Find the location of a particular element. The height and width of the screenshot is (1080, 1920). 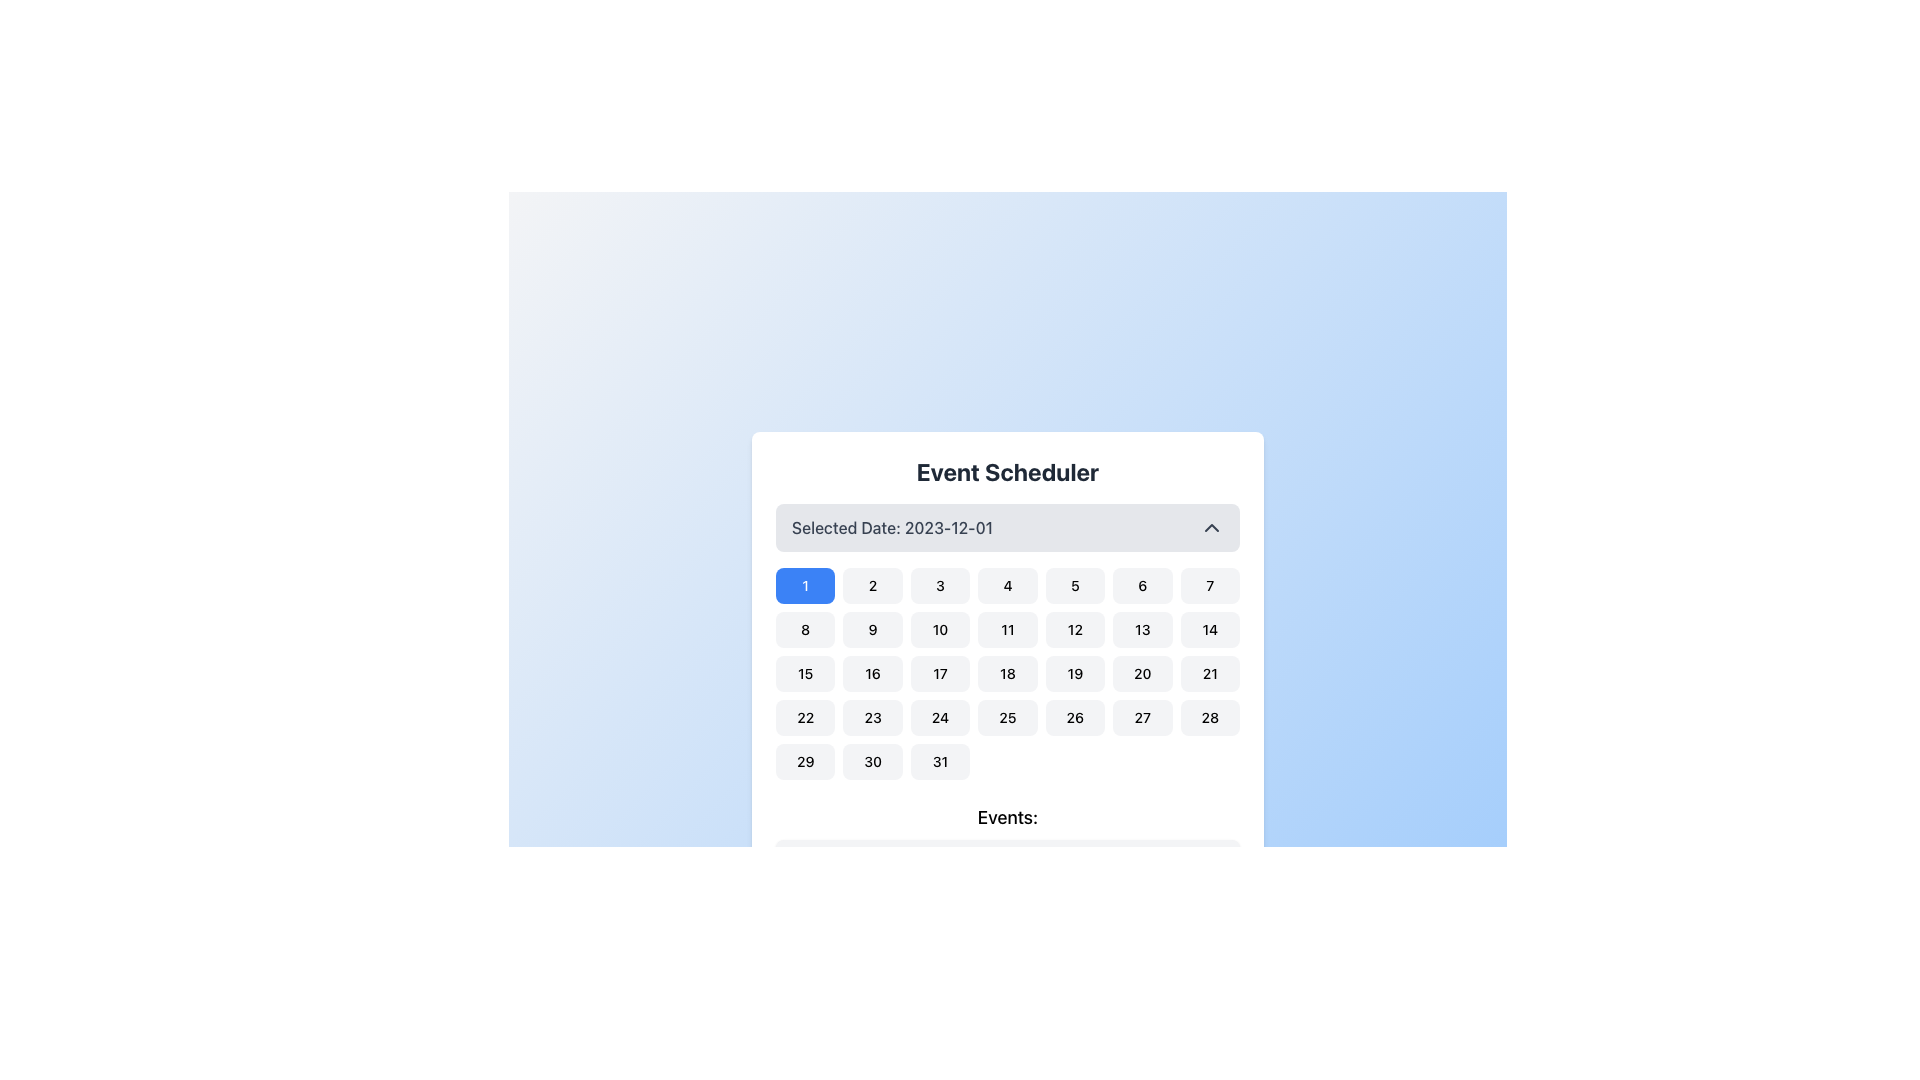

the button displaying the number '9' in the second row, second column of the grid layout is located at coordinates (873, 628).